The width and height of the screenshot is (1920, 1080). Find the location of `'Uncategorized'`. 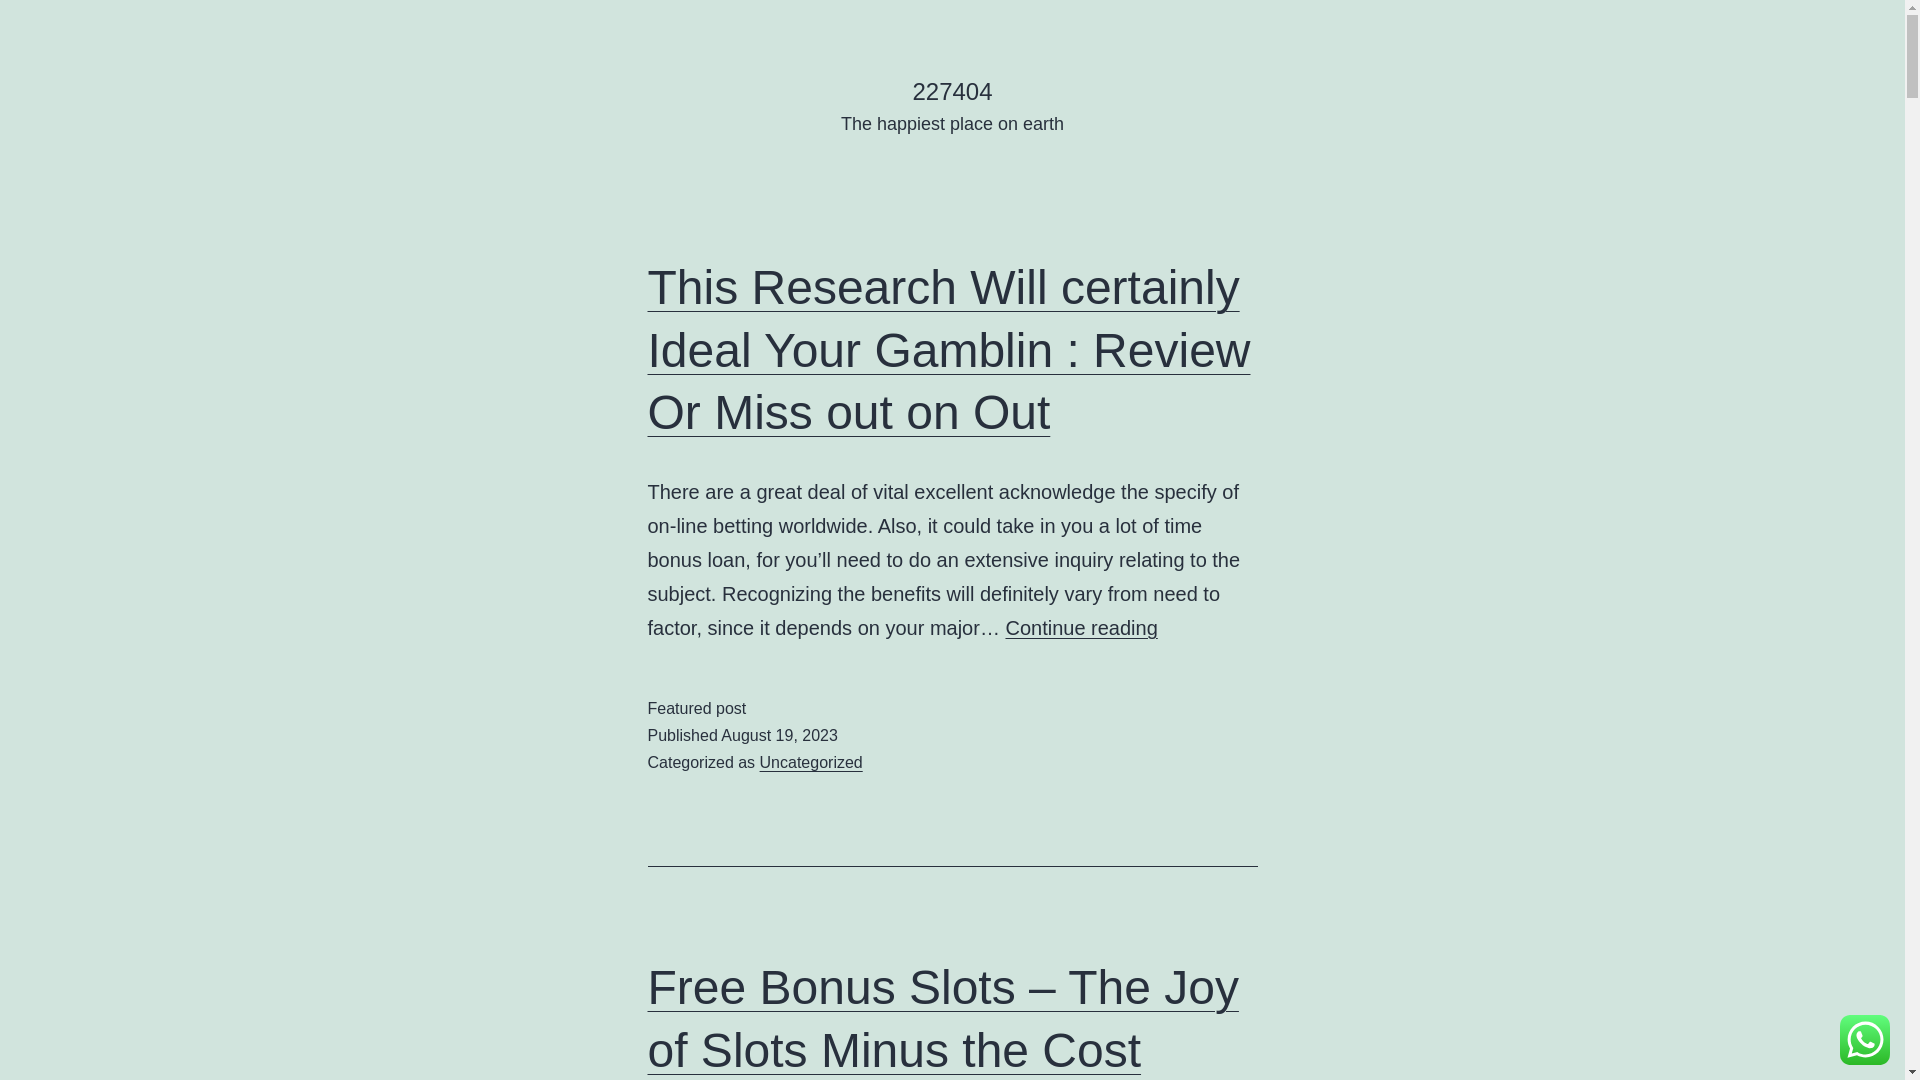

'Uncategorized' is located at coordinates (811, 762).